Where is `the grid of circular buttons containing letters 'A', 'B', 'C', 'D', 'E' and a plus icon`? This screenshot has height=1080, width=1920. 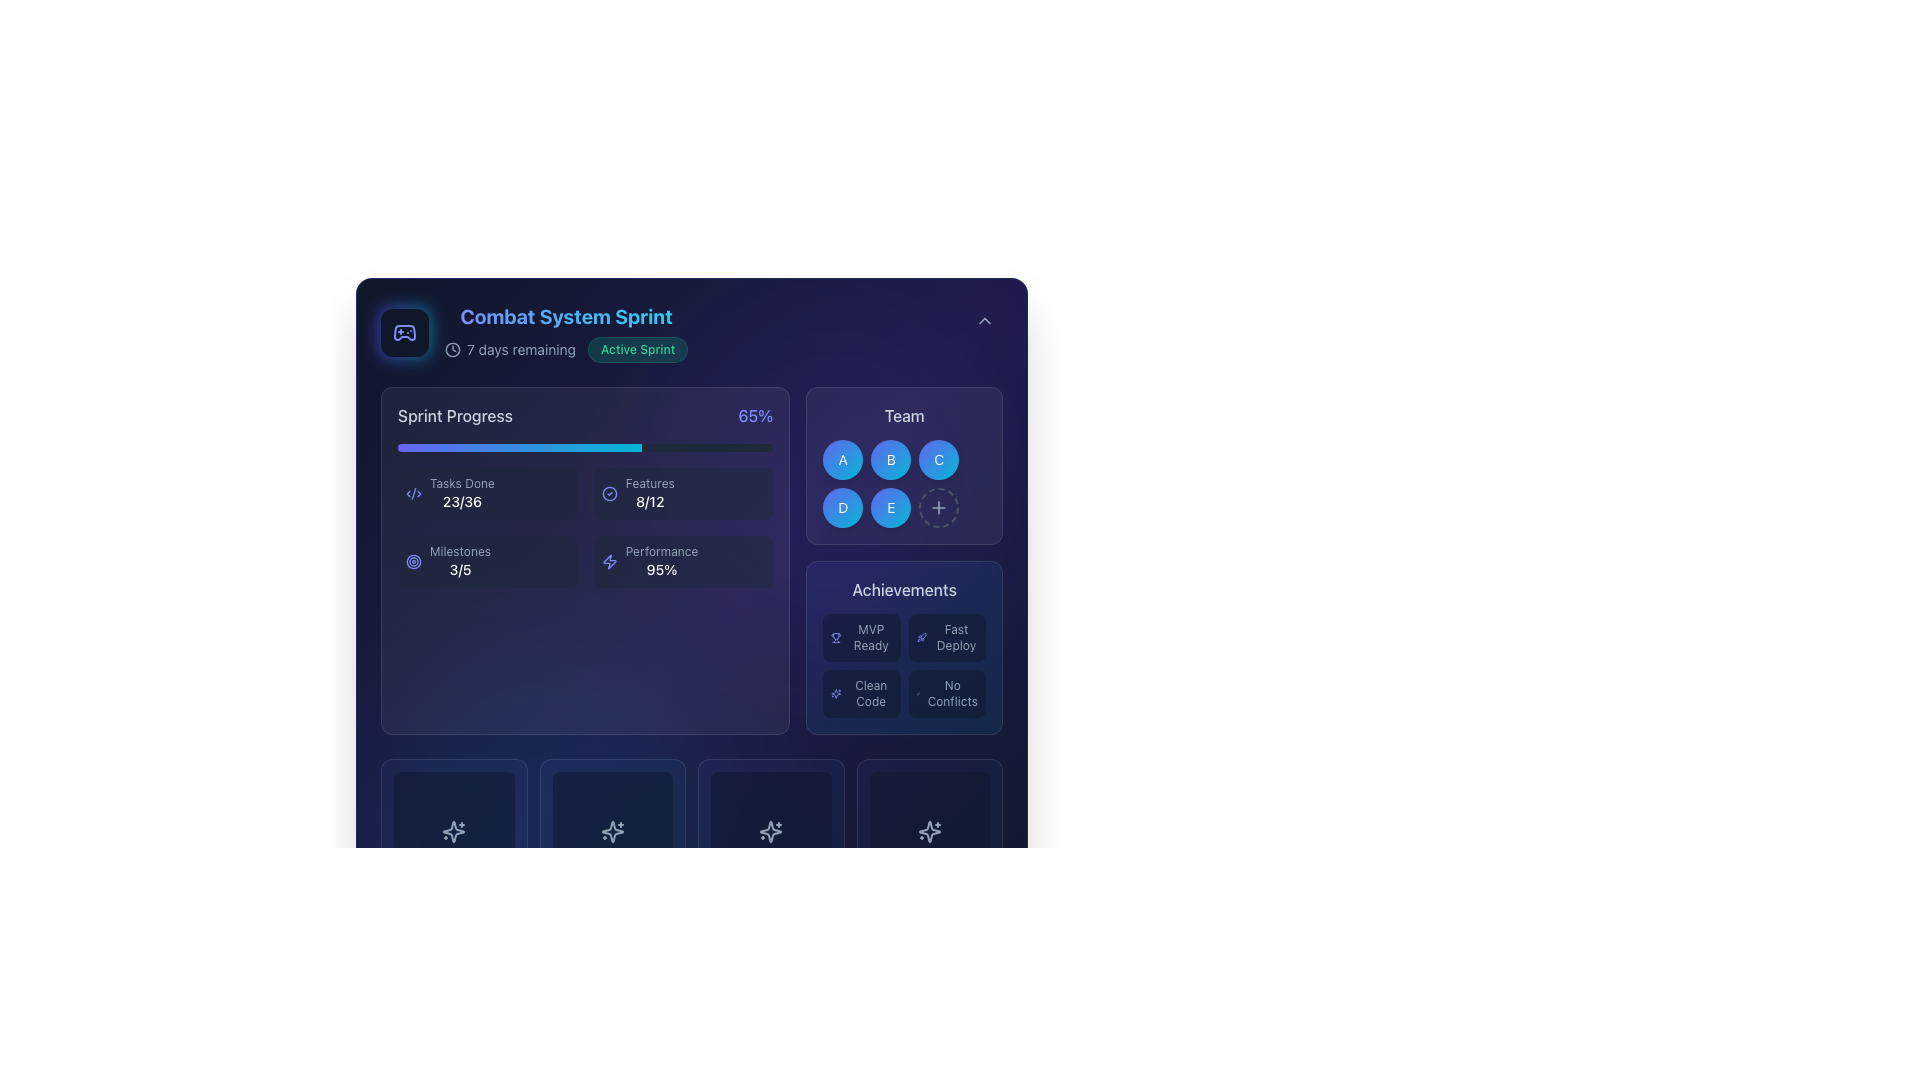 the grid of circular buttons containing letters 'A', 'B', 'C', 'D', 'E' and a plus icon is located at coordinates (903, 483).